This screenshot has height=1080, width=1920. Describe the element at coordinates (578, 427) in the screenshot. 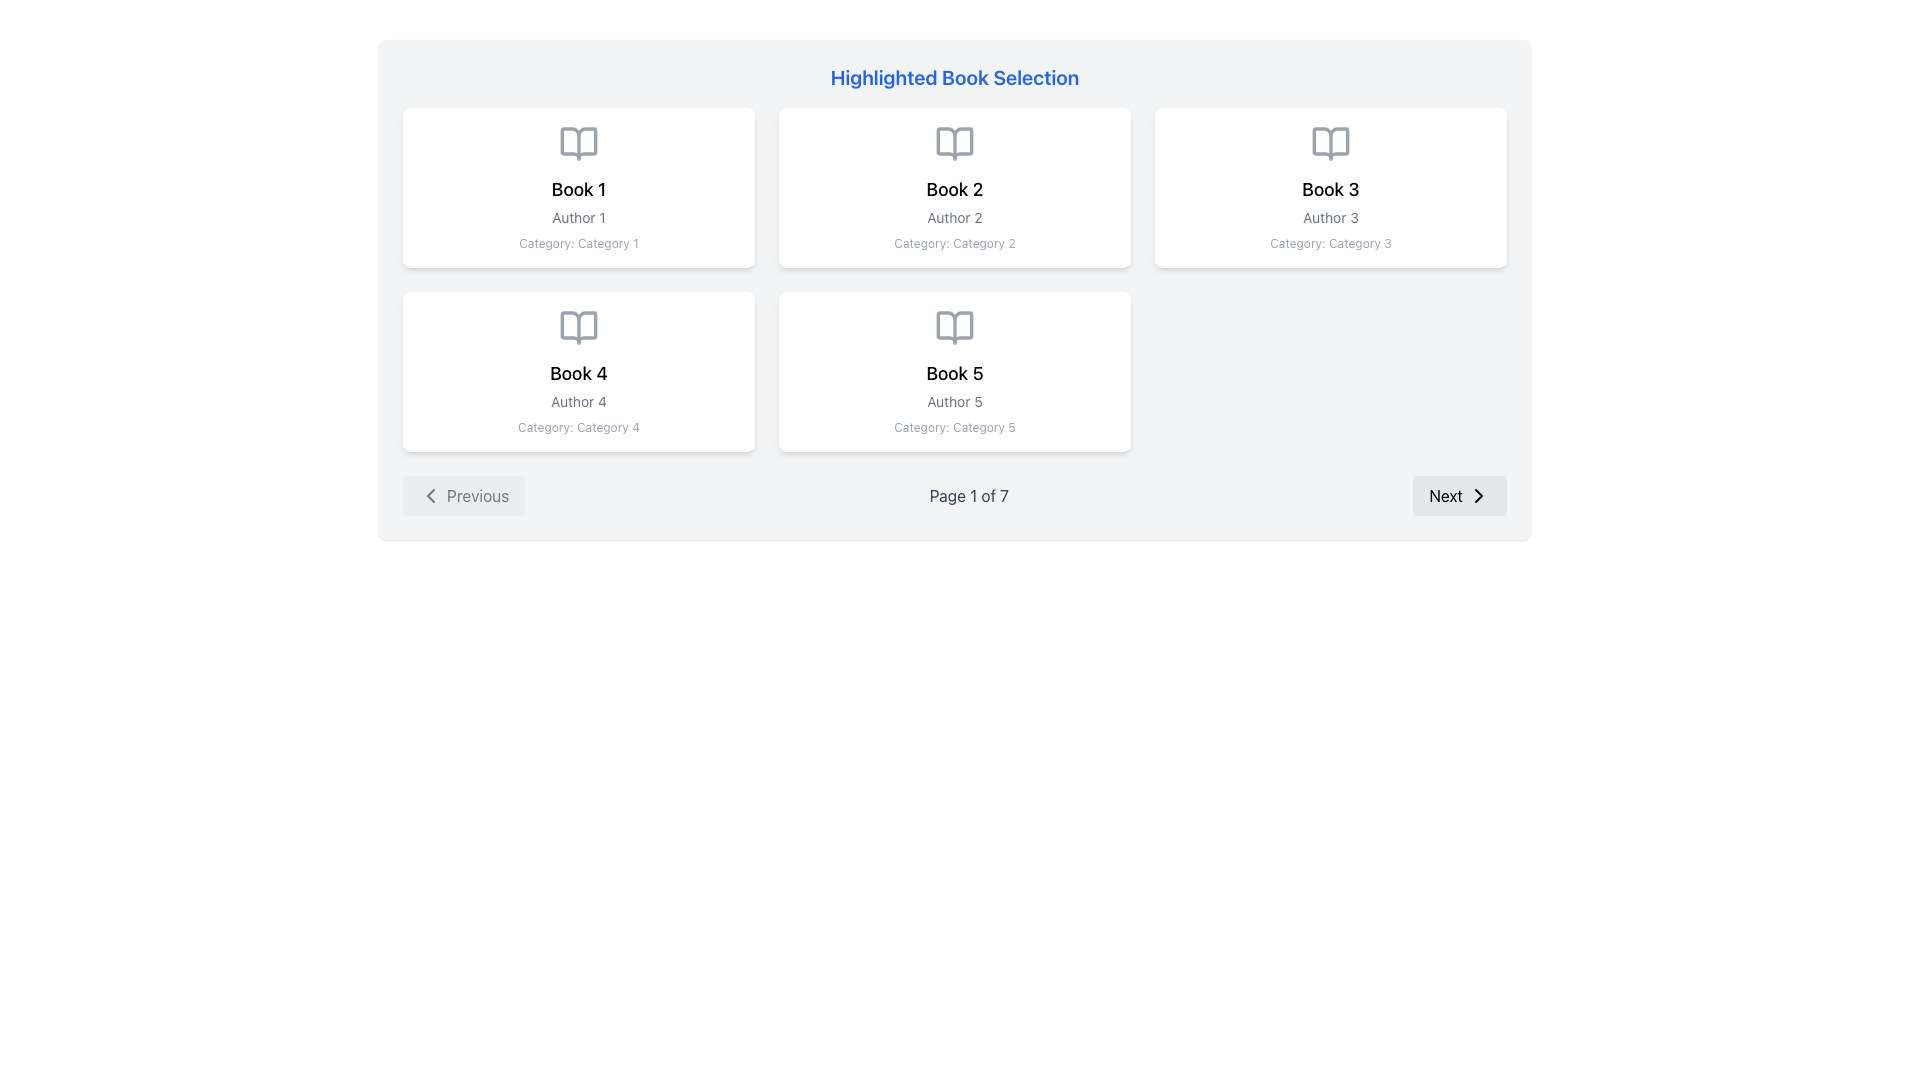

I see `the Text Label that indicates the item belongs to 'Category 4', located at the lower portion of the card for 'Book 4'` at that location.